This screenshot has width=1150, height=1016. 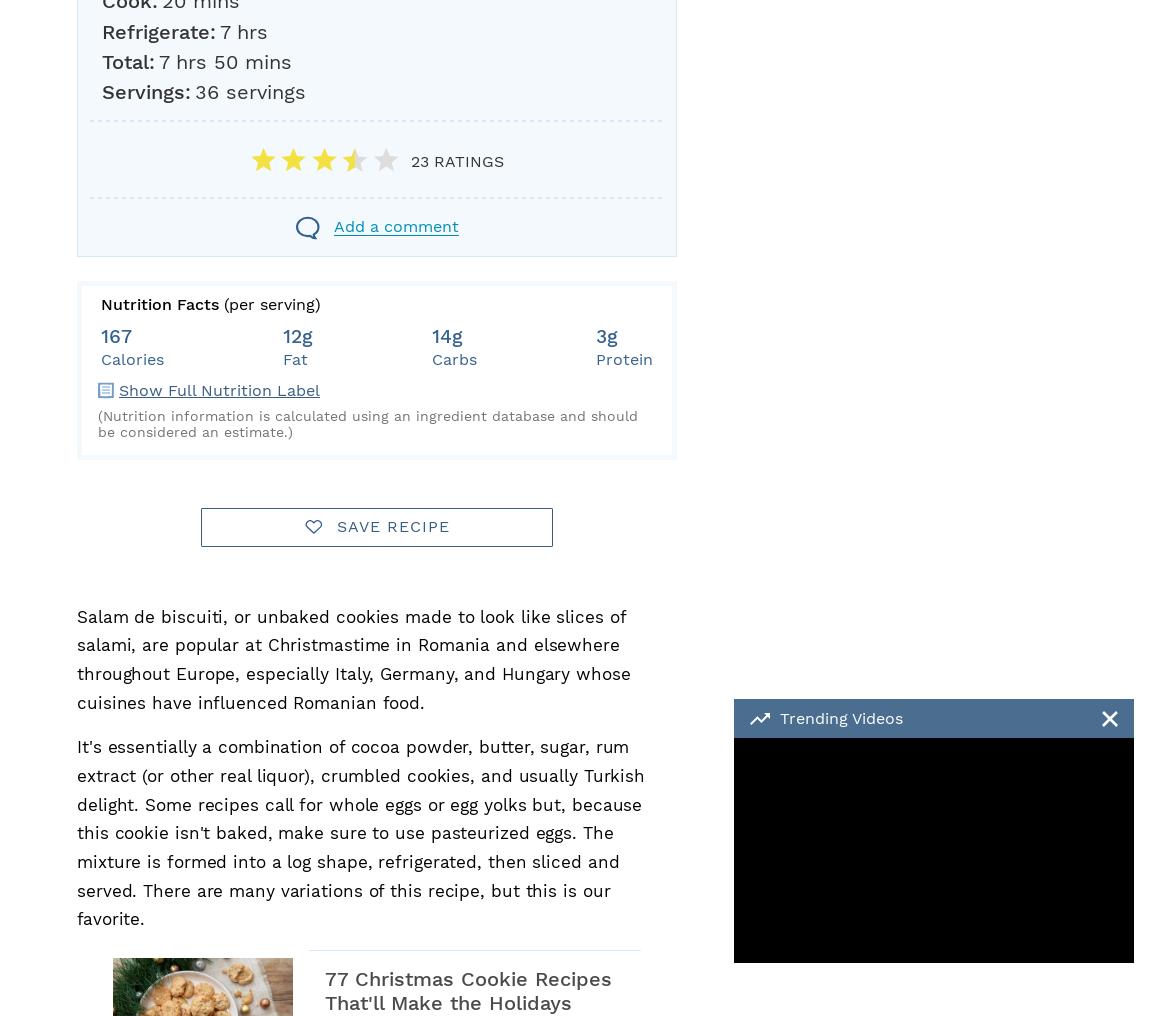 I want to click on '7 hrs', so click(x=243, y=29).